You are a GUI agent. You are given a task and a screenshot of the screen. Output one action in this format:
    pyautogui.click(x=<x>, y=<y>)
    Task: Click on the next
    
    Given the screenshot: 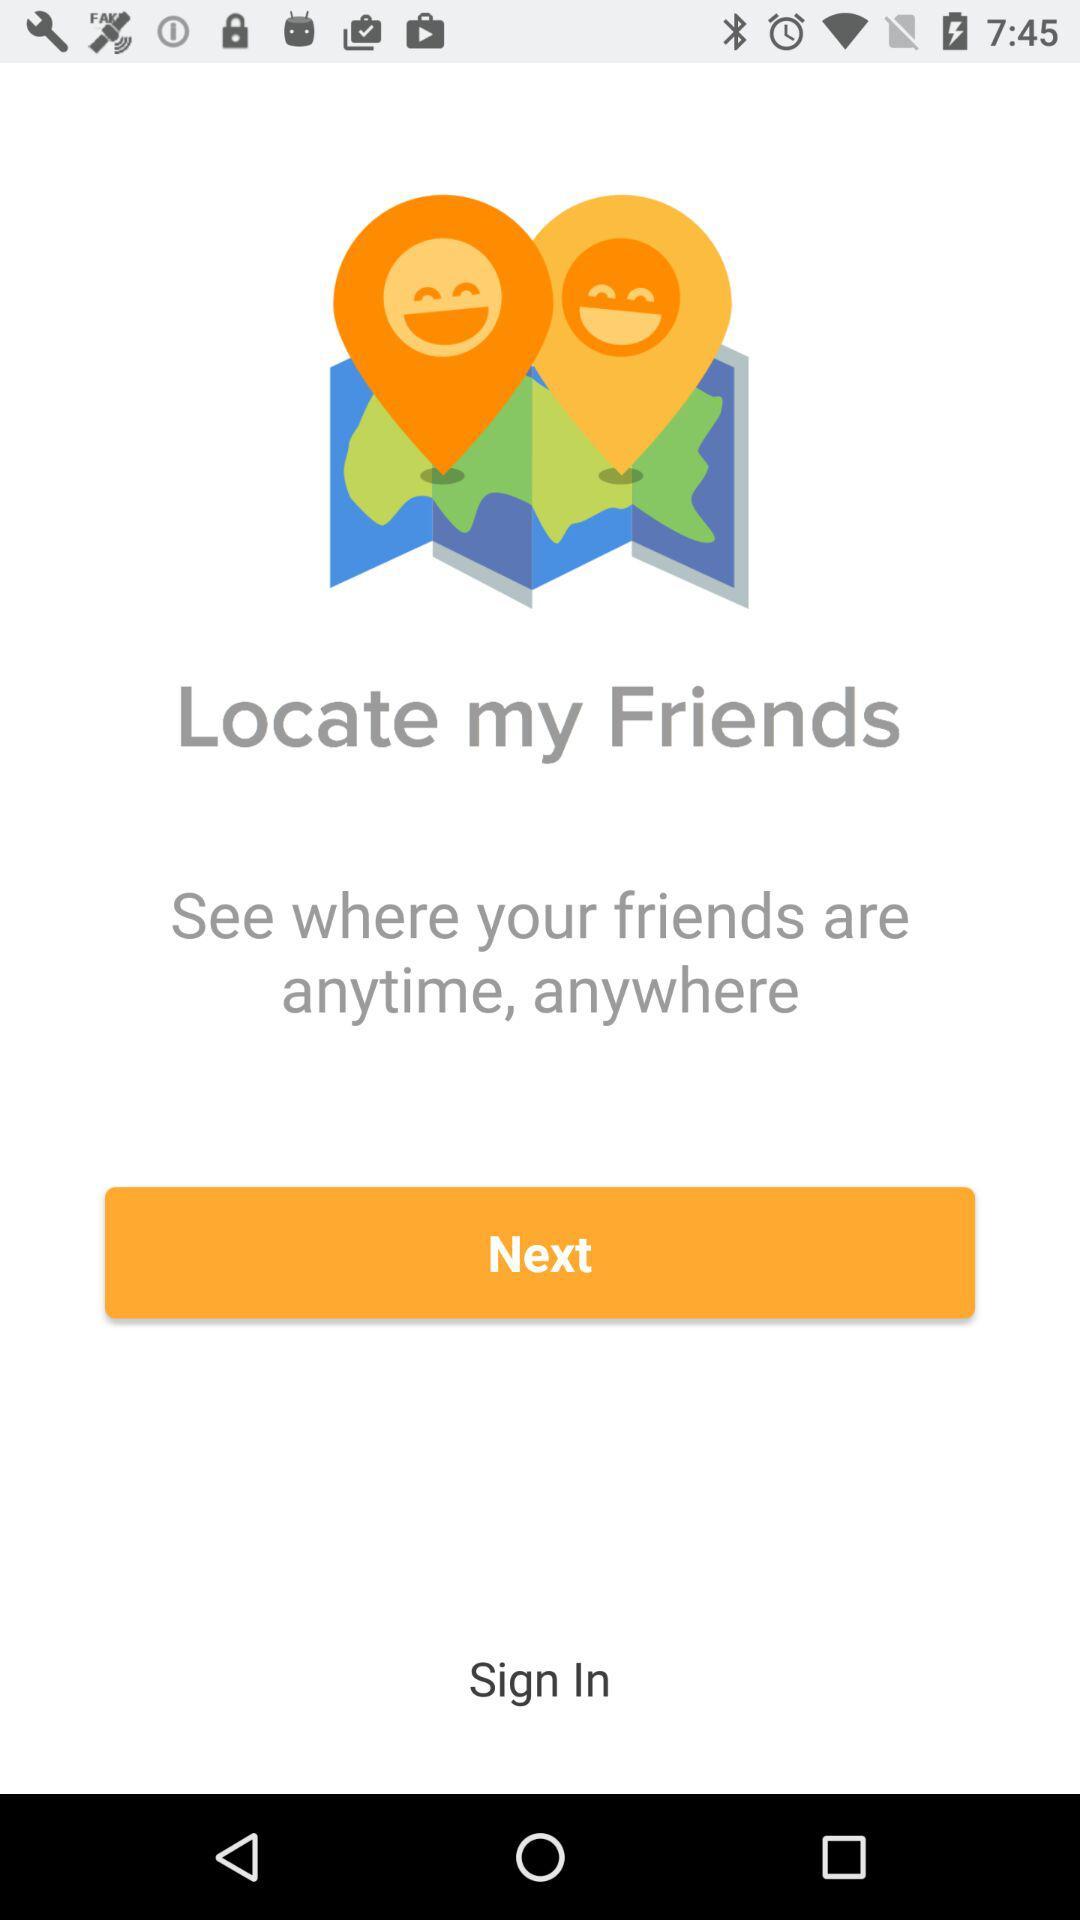 What is the action you would take?
    pyautogui.click(x=540, y=1251)
    